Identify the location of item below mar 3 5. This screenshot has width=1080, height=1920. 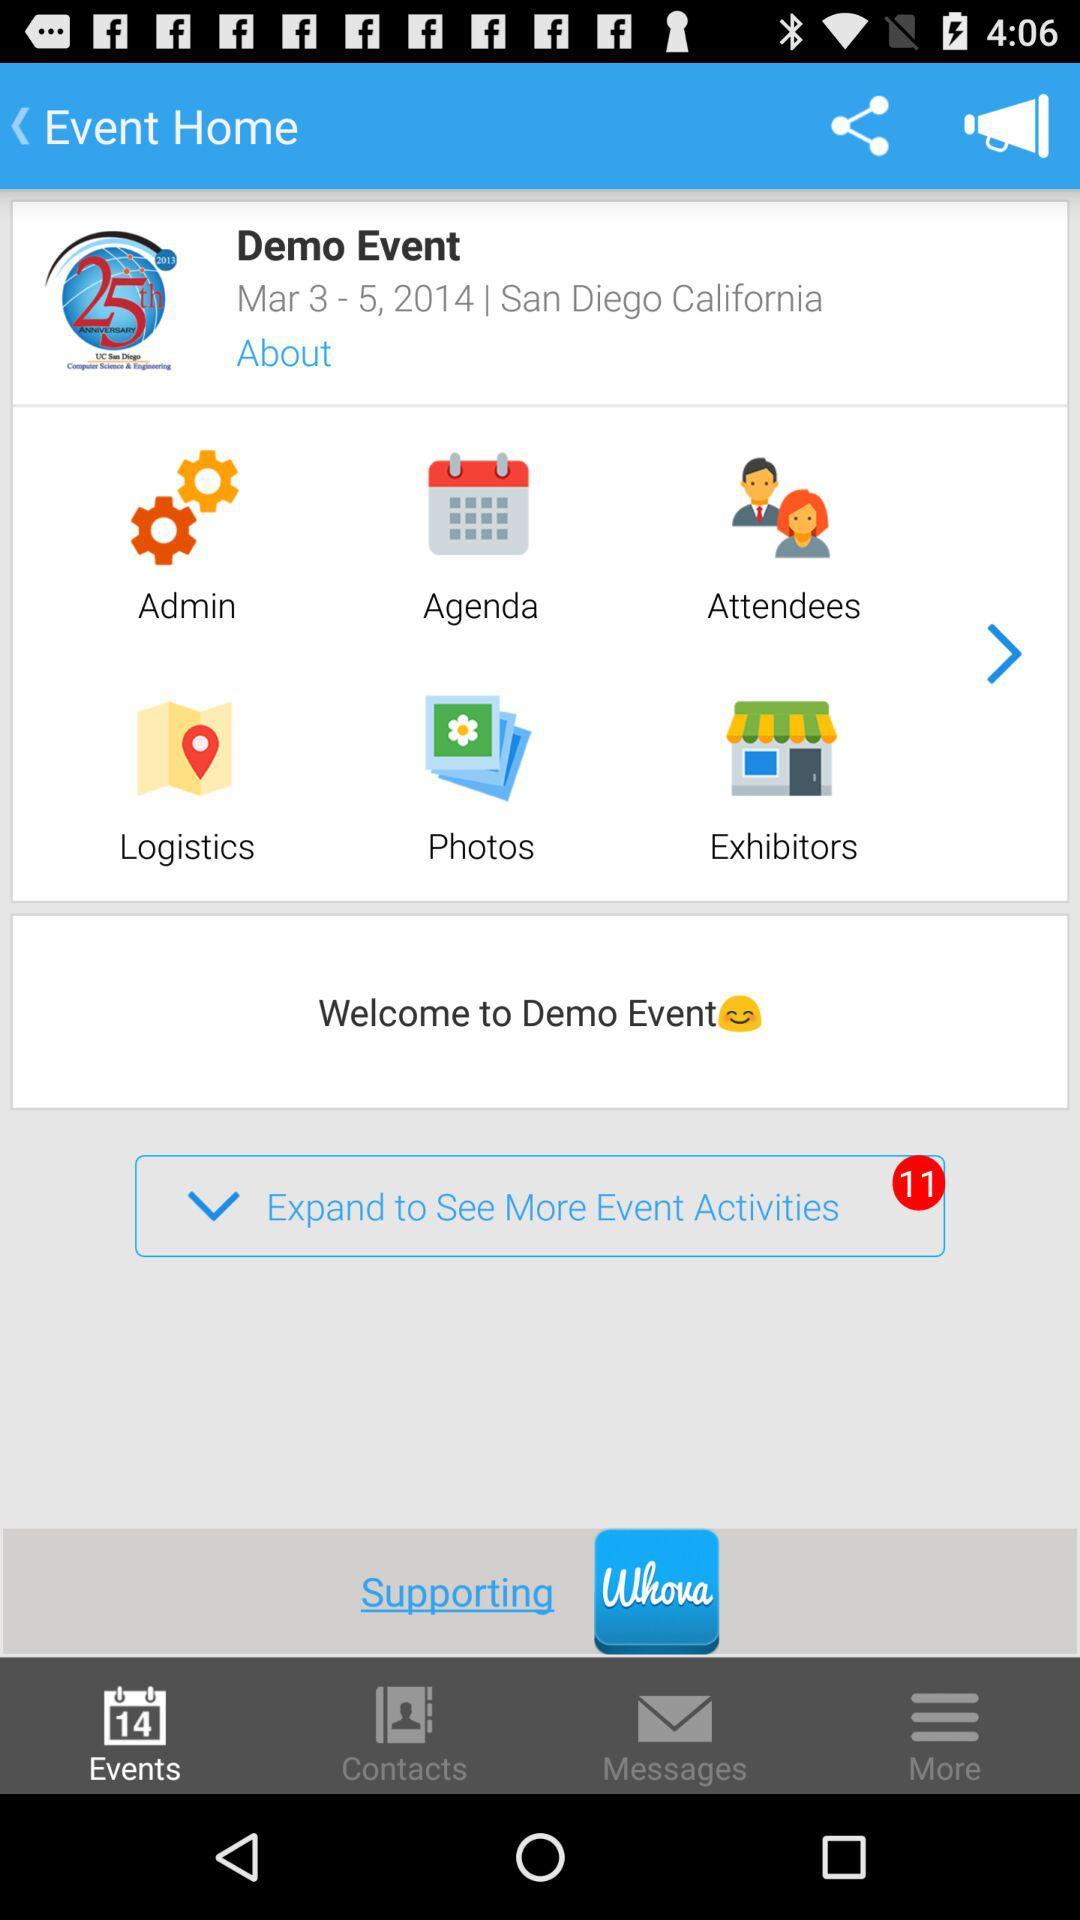
(310, 353).